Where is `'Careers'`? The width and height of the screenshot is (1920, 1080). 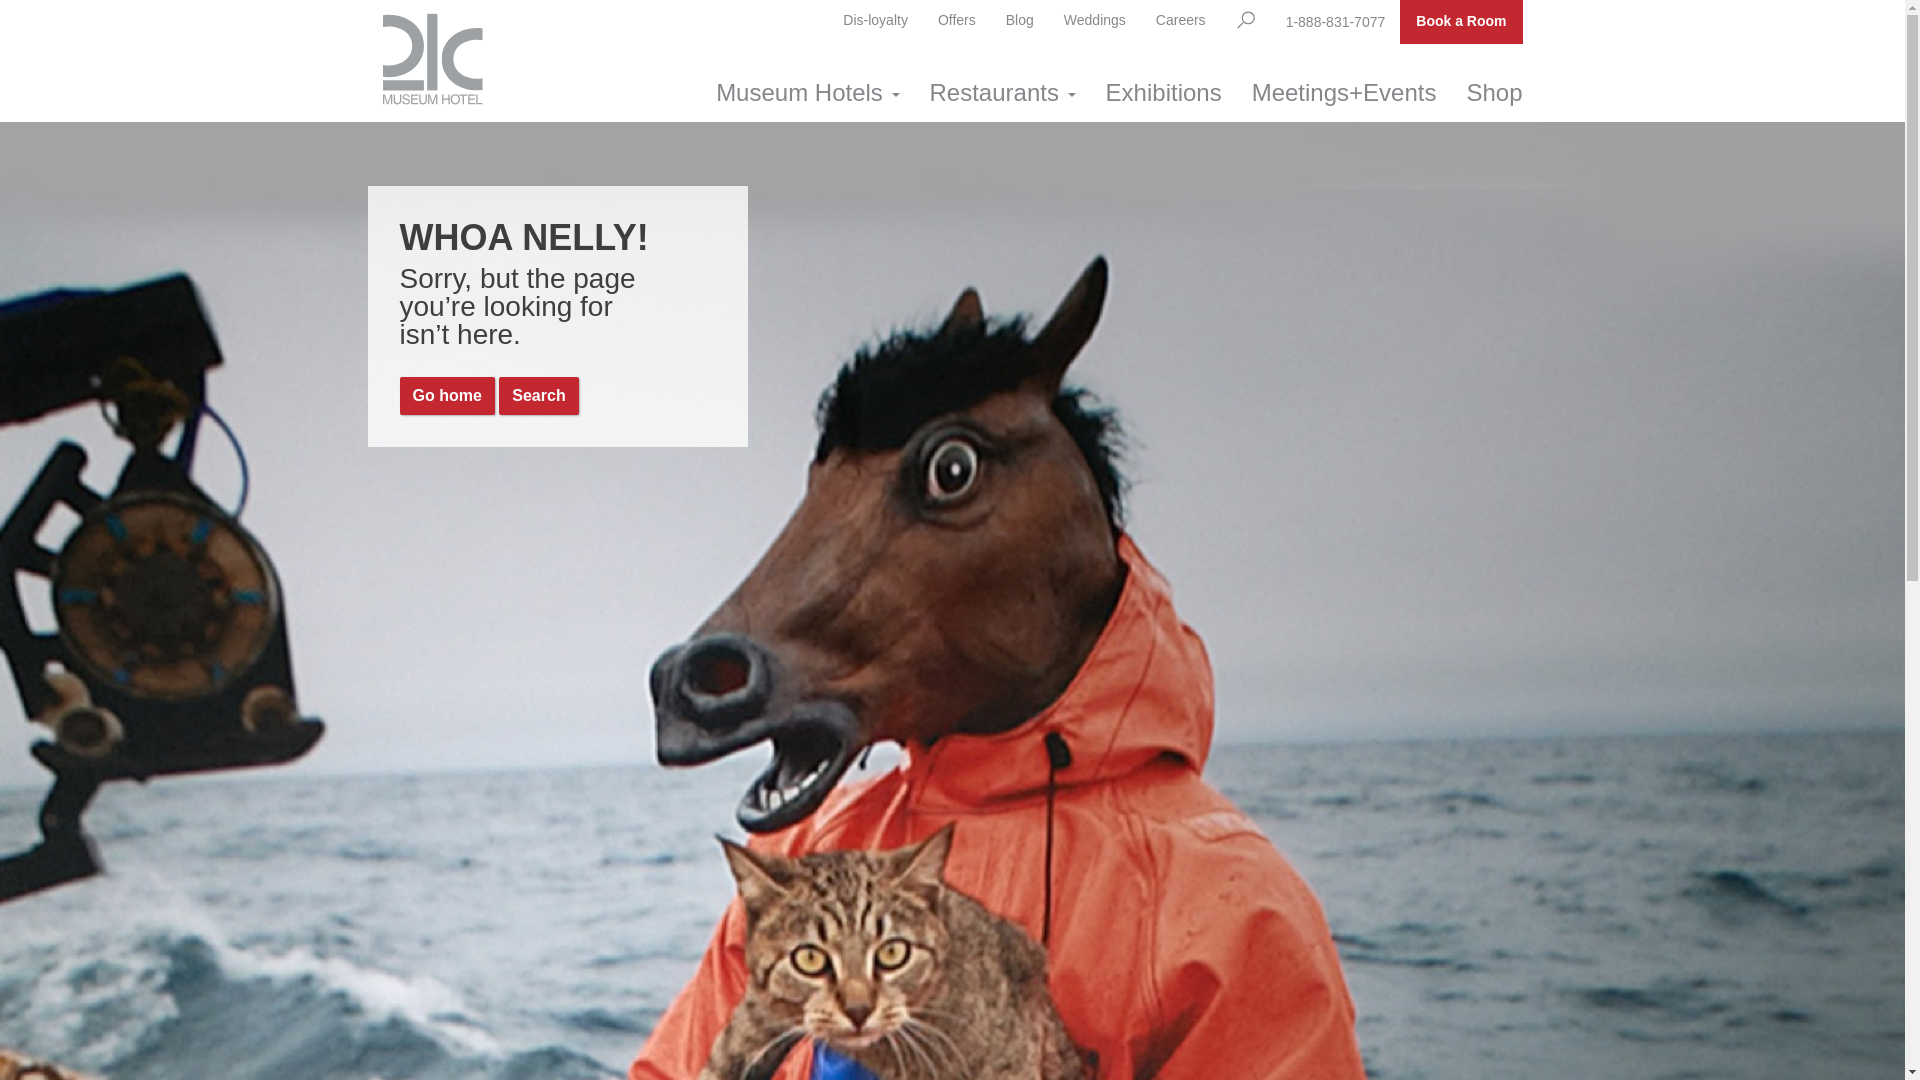 'Careers' is located at coordinates (1141, 20).